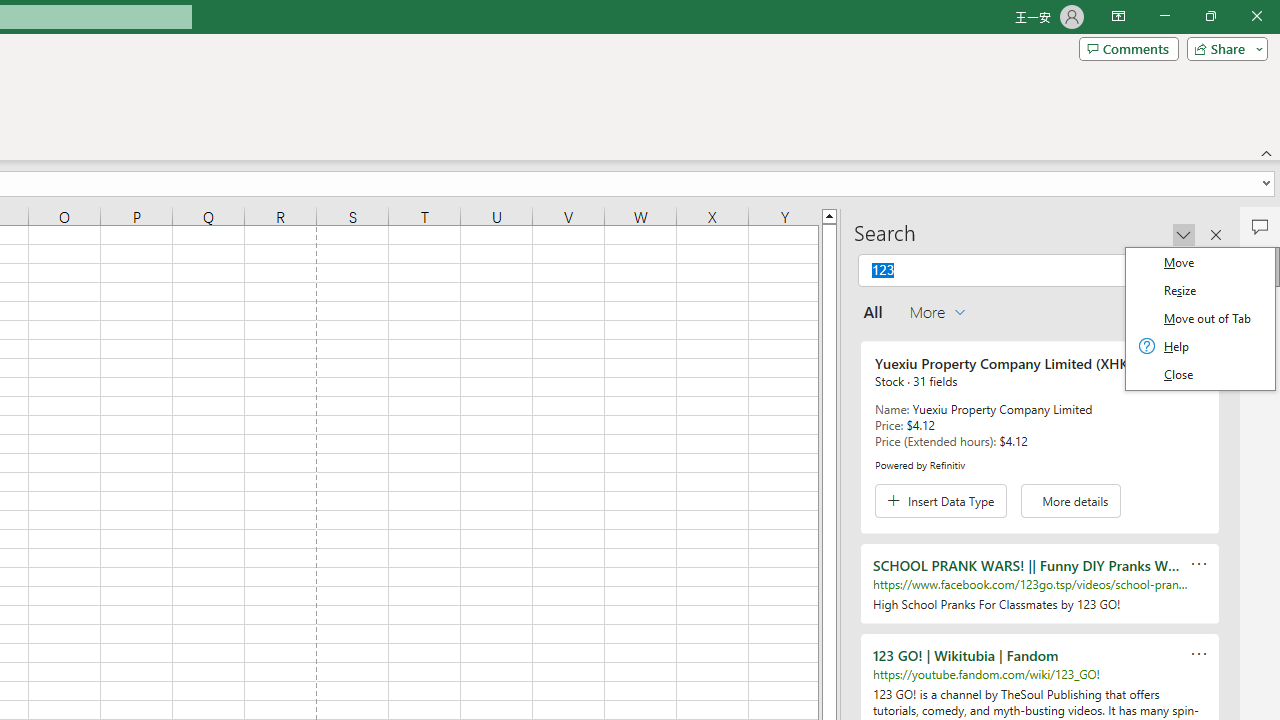 Image resolution: width=1280 pixels, height=720 pixels. What do you see at coordinates (1200, 317) in the screenshot?
I see `'Class: Net UI Tool Window'` at bounding box center [1200, 317].